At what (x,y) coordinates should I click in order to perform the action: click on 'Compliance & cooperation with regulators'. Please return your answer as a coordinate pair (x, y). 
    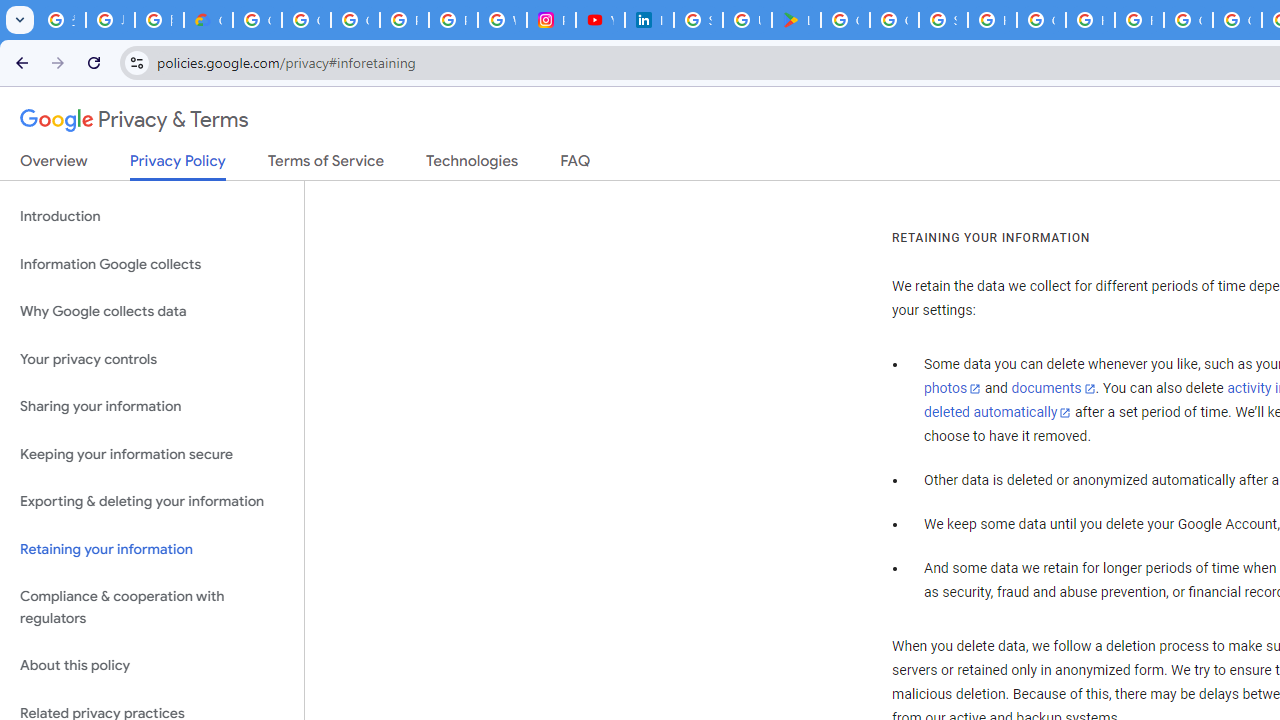
    Looking at the image, I should click on (151, 607).